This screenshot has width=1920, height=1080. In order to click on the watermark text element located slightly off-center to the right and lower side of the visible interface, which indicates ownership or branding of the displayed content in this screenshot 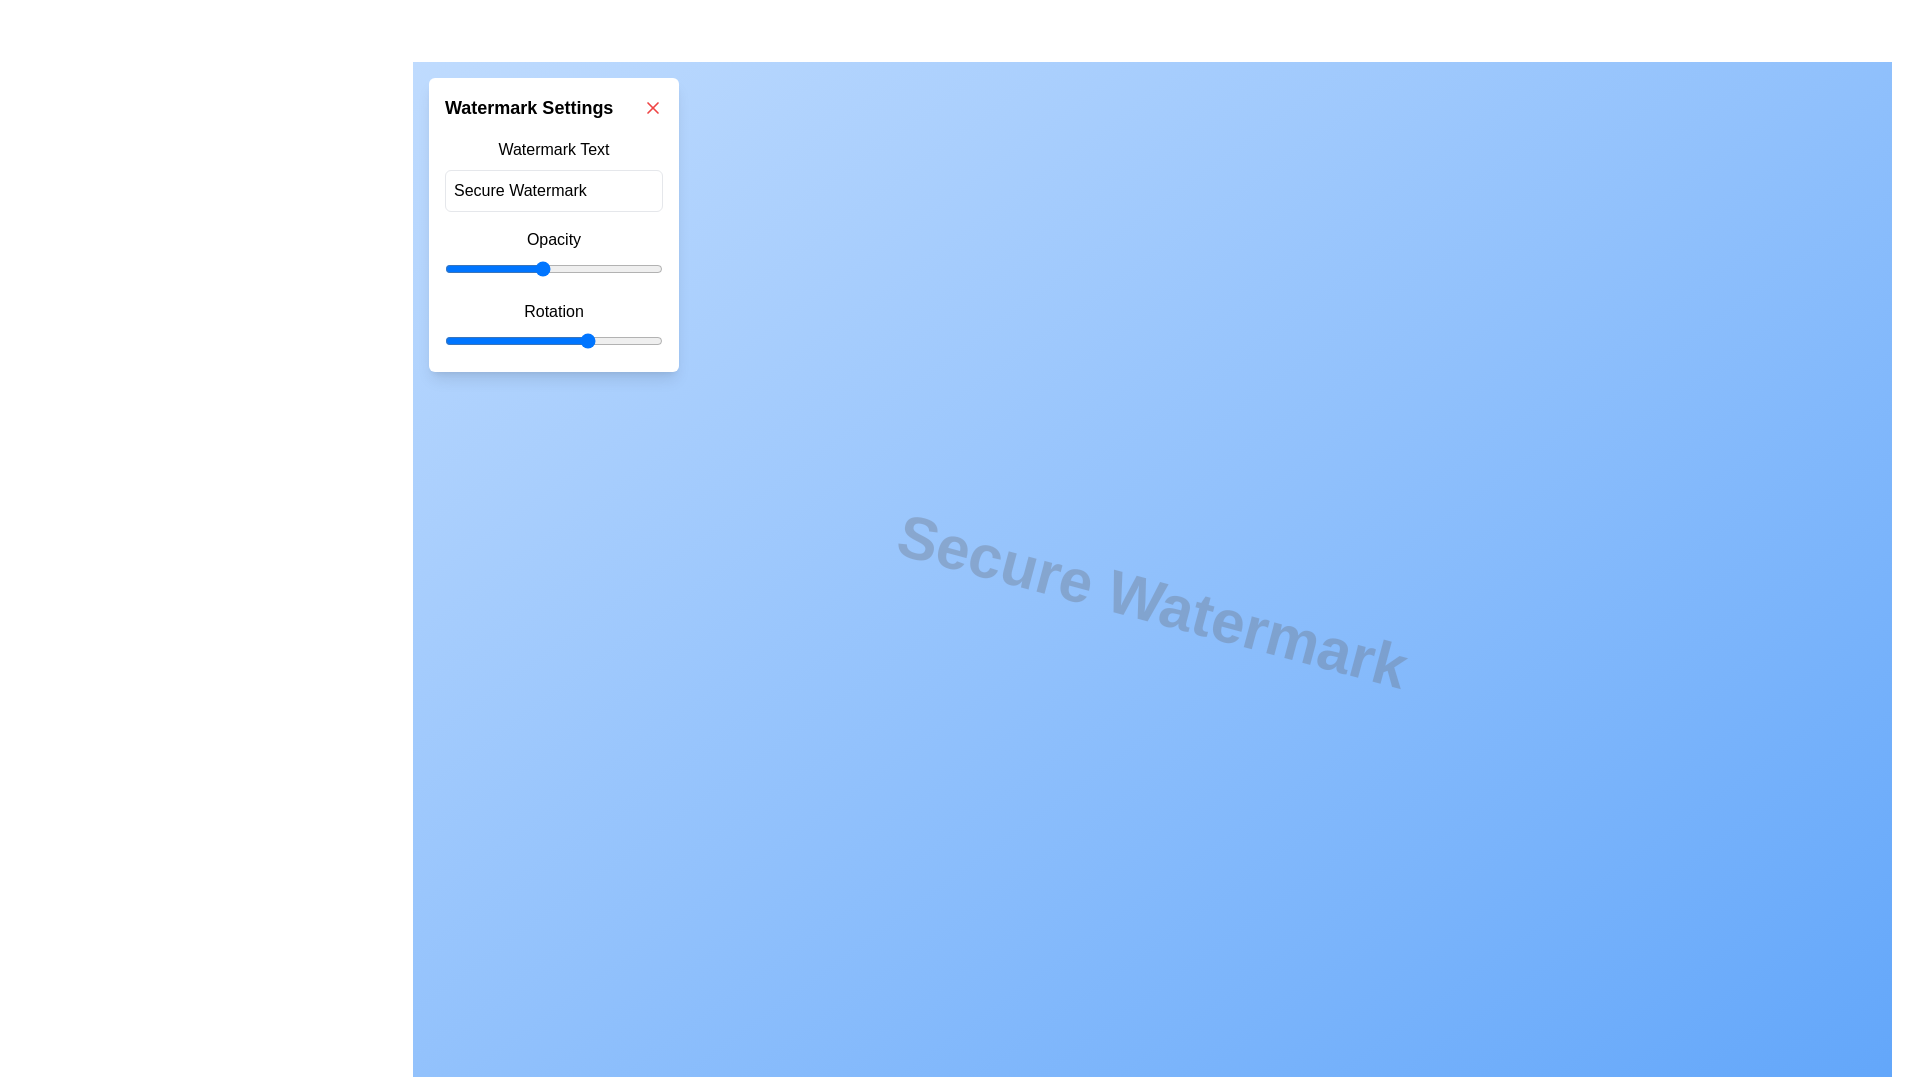, I will do `click(1152, 600)`.